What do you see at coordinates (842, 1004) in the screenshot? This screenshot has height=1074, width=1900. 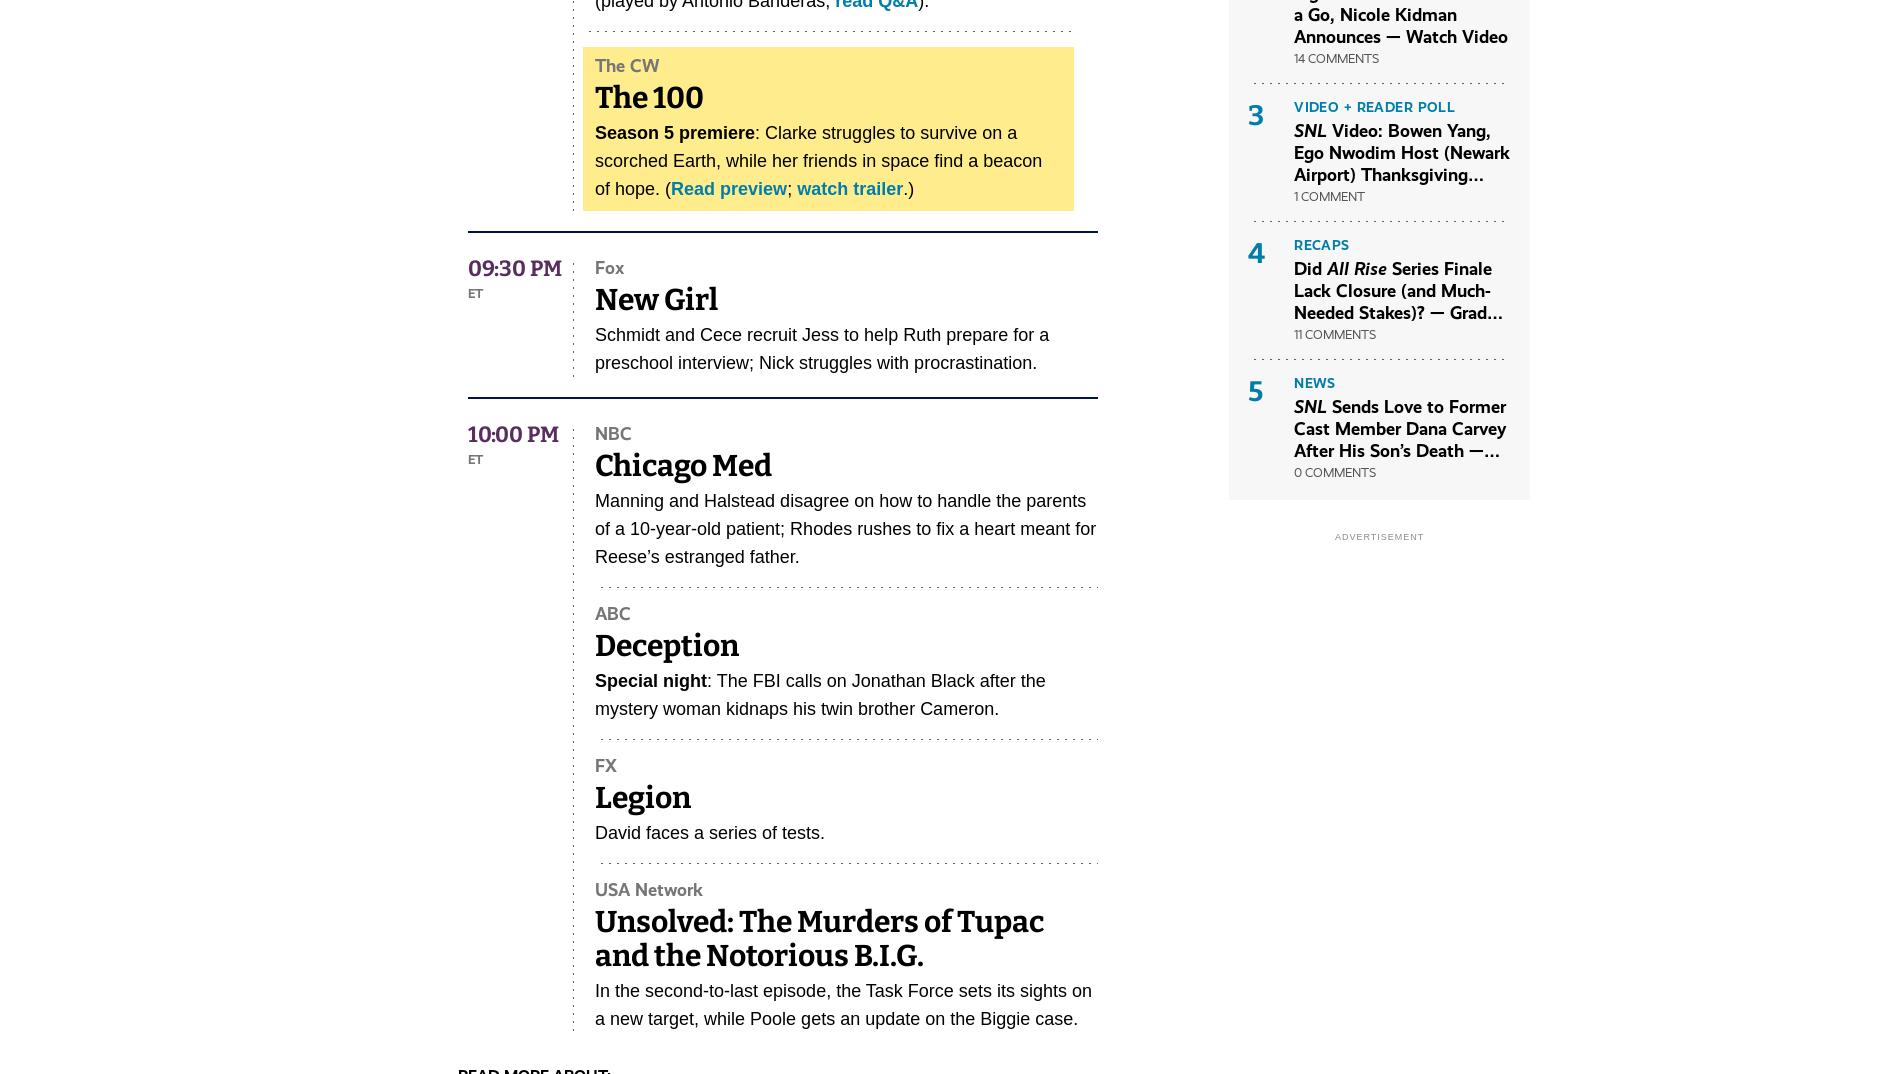 I see `'In the second-to-last episode, the Task Force sets its sights on a new target, while Poole gets an update on the Biggie case.'` at bounding box center [842, 1004].